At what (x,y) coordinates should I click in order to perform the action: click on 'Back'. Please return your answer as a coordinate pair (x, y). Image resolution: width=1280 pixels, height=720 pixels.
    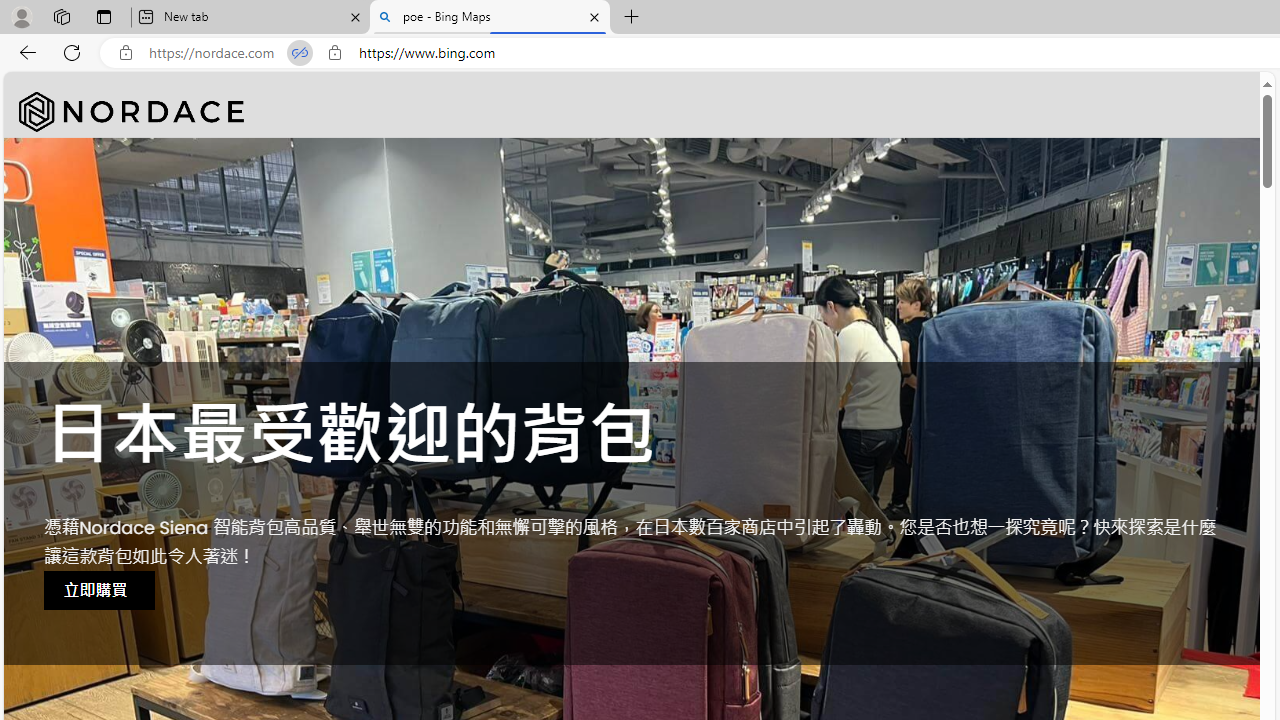
    Looking at the image, I should click on (24, 51).